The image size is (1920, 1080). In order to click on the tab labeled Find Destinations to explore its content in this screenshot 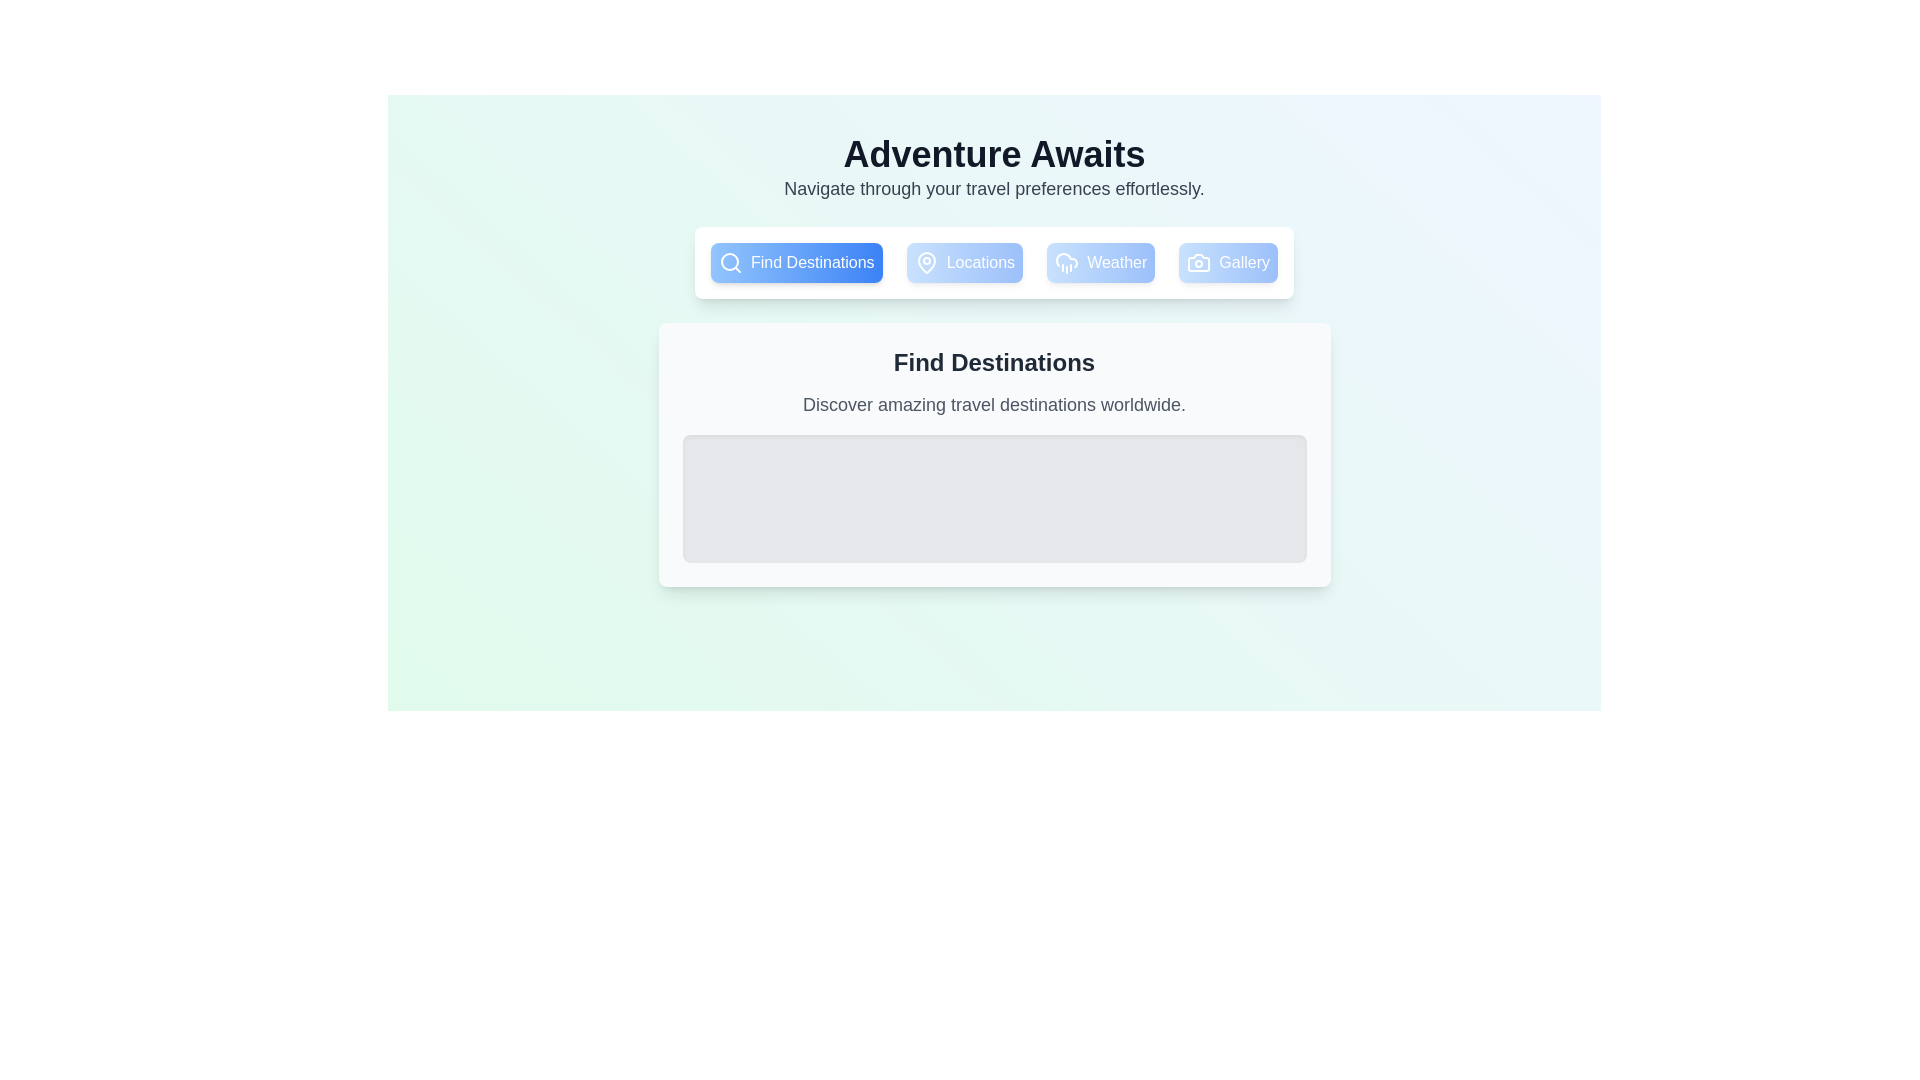, I will do `click(795, 261)`.